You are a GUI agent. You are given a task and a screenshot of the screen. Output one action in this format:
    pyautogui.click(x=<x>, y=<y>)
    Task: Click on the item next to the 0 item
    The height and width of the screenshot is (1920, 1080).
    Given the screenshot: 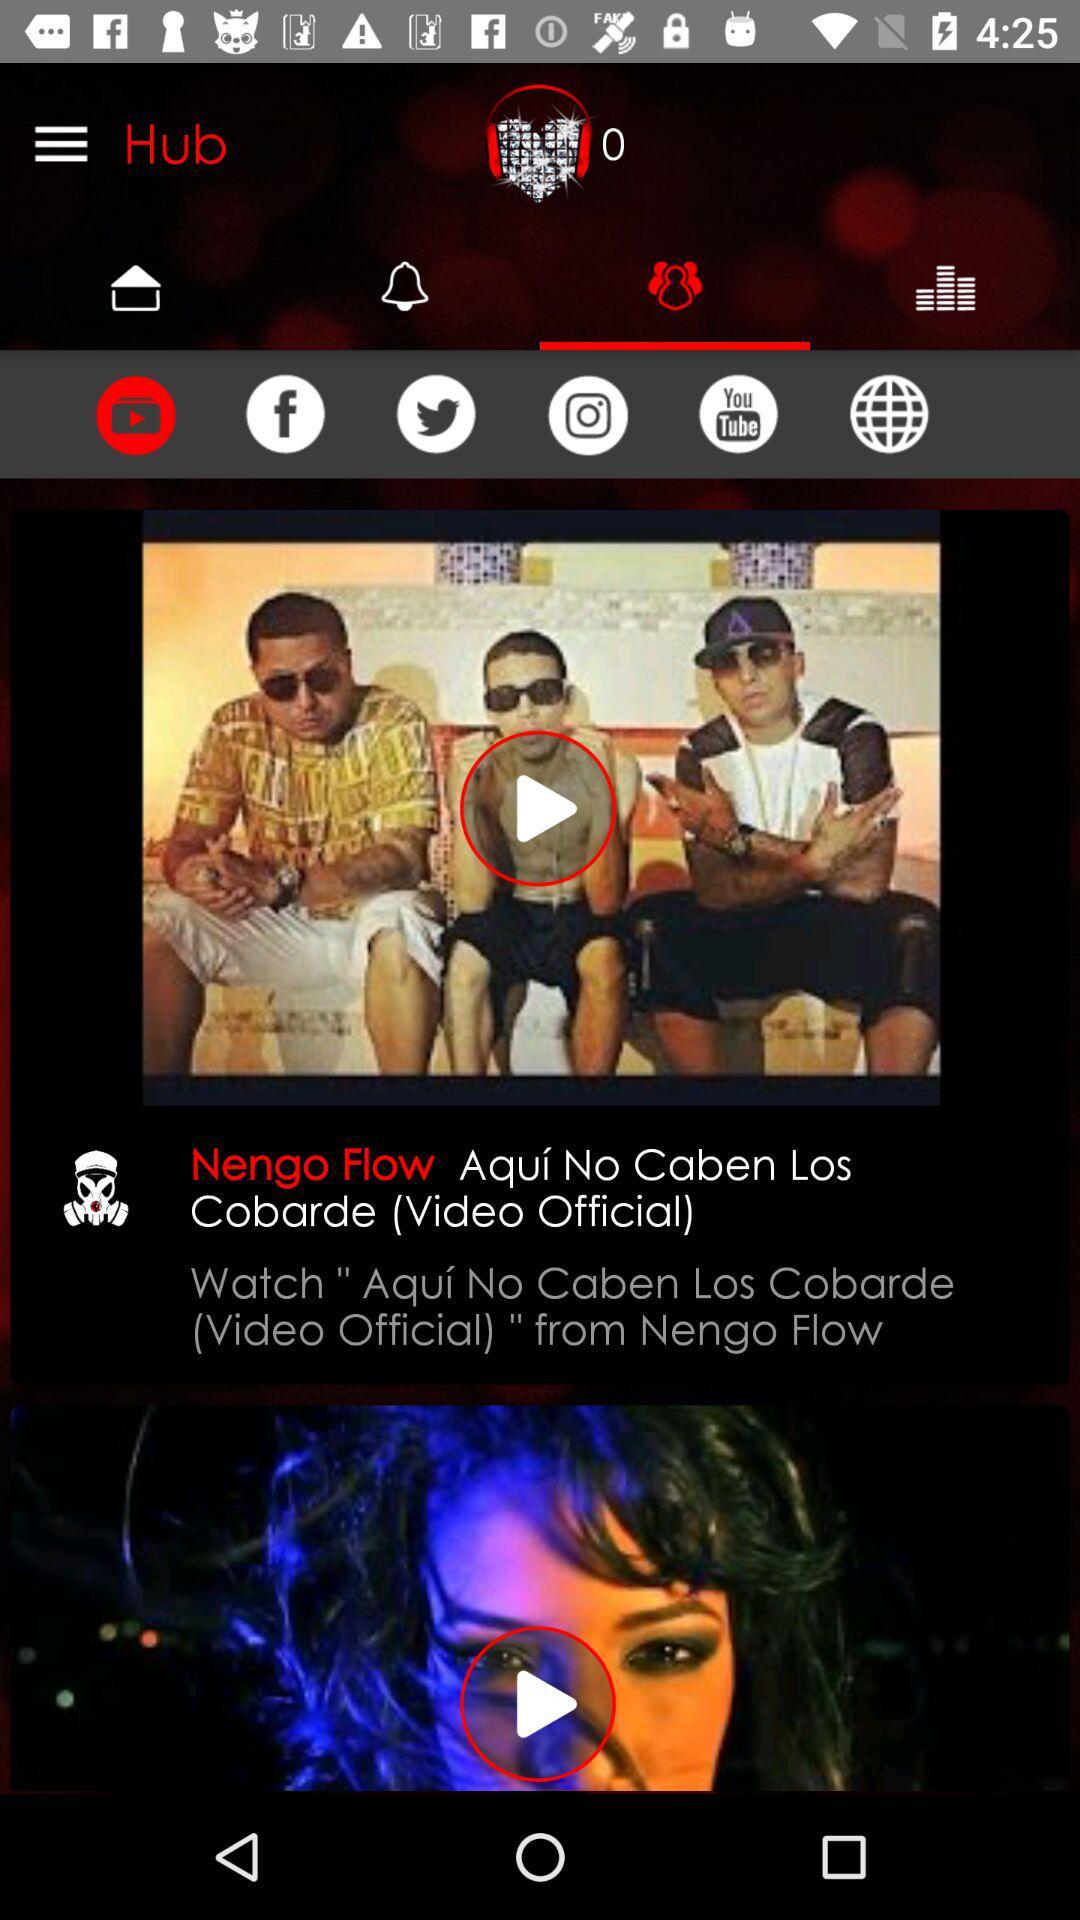 What is the action you would take?
    pyautogui.click(x=540, y=142)
    